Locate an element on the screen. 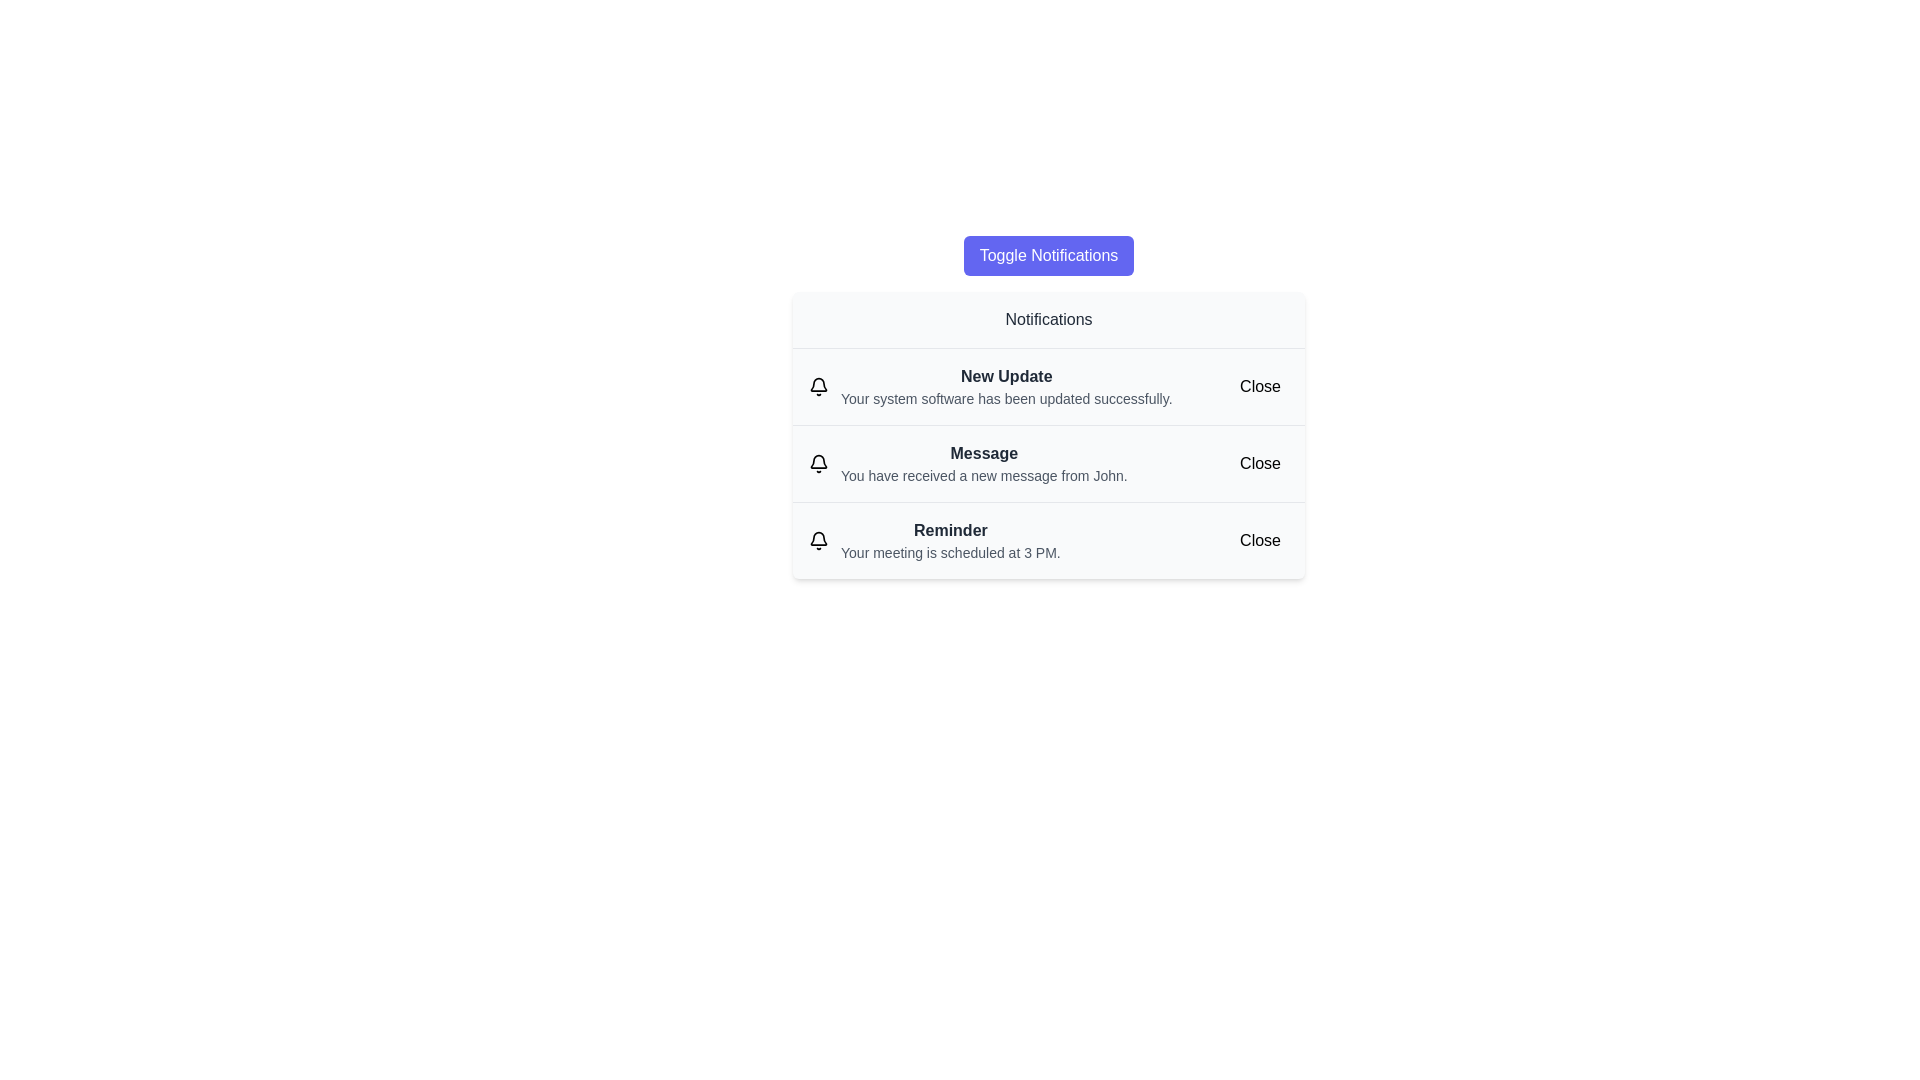  the 'Close' button, which is styled with a rounded edge and located on the far right of the notification titled 'New Update' is located at coordinates (1259, 386).